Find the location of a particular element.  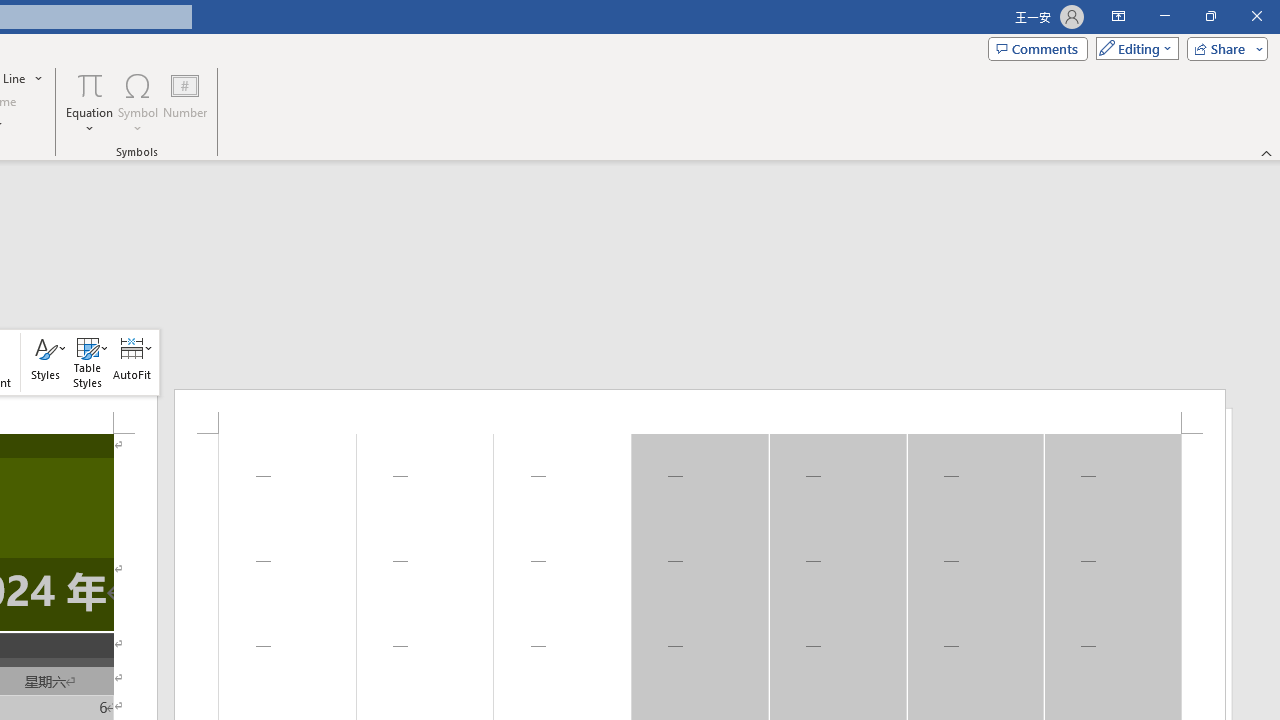

'AutoFit' is located at coordinates (131, 362).